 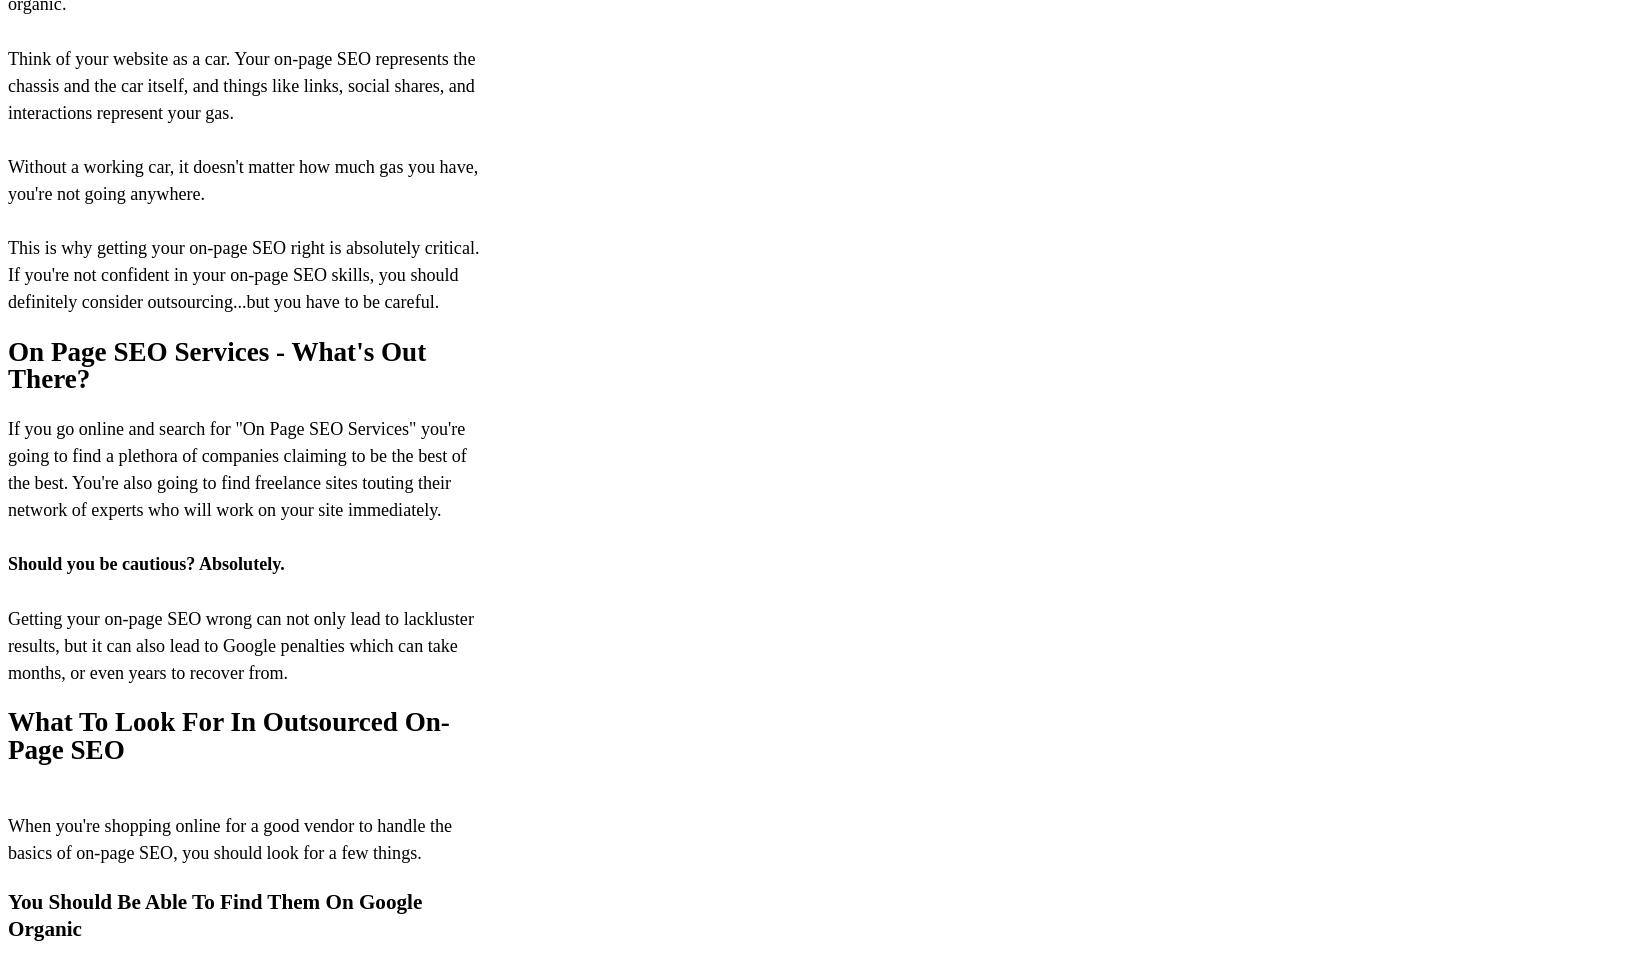 I want to click on 'What To Look For In Outsourced On-Page SEO', so click(x=228, y=735).